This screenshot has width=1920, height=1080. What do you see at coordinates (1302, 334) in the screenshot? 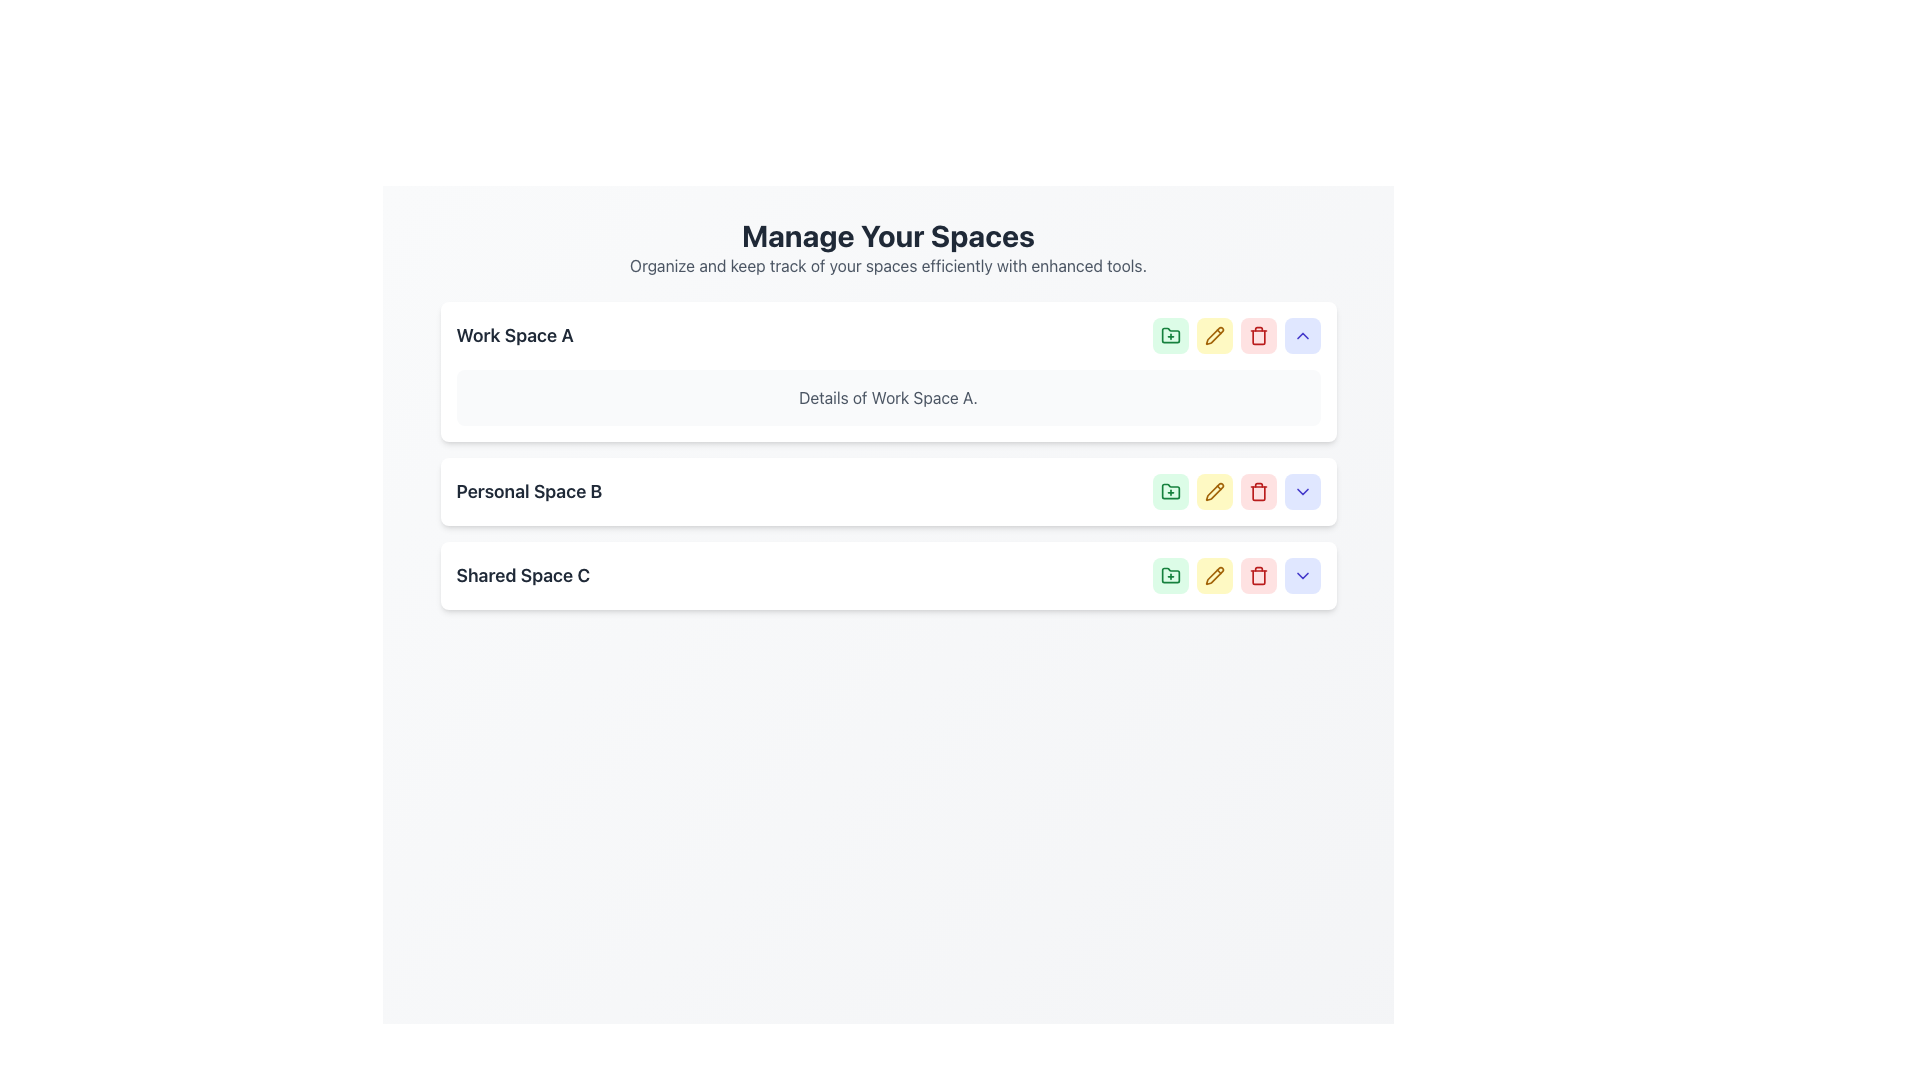
I see `the 'Toggle Details' button, which is the fifth button in a horizontal group of five, located at the far-right end within the Manage Your Spaces interface` at bounding box center [1302, 334].